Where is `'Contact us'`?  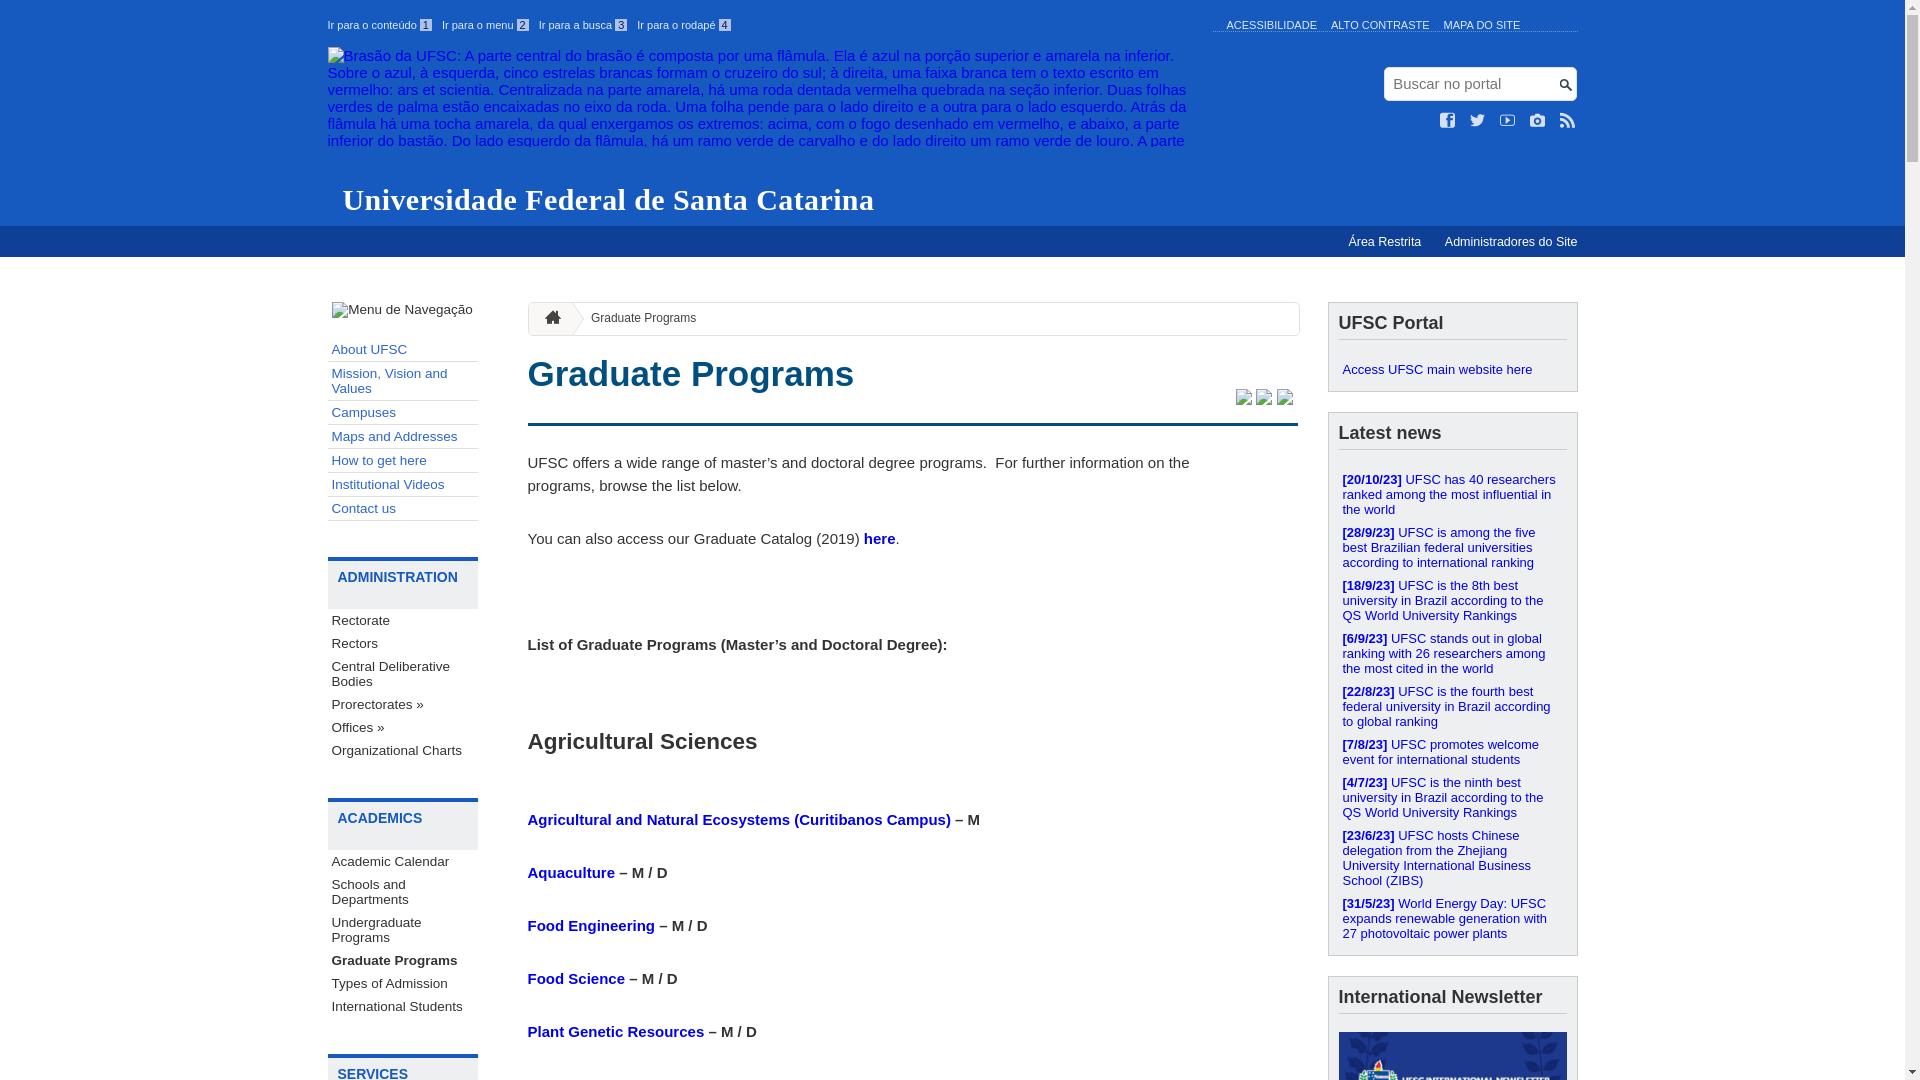
'Contact us' is located at coordinates (402, 508).